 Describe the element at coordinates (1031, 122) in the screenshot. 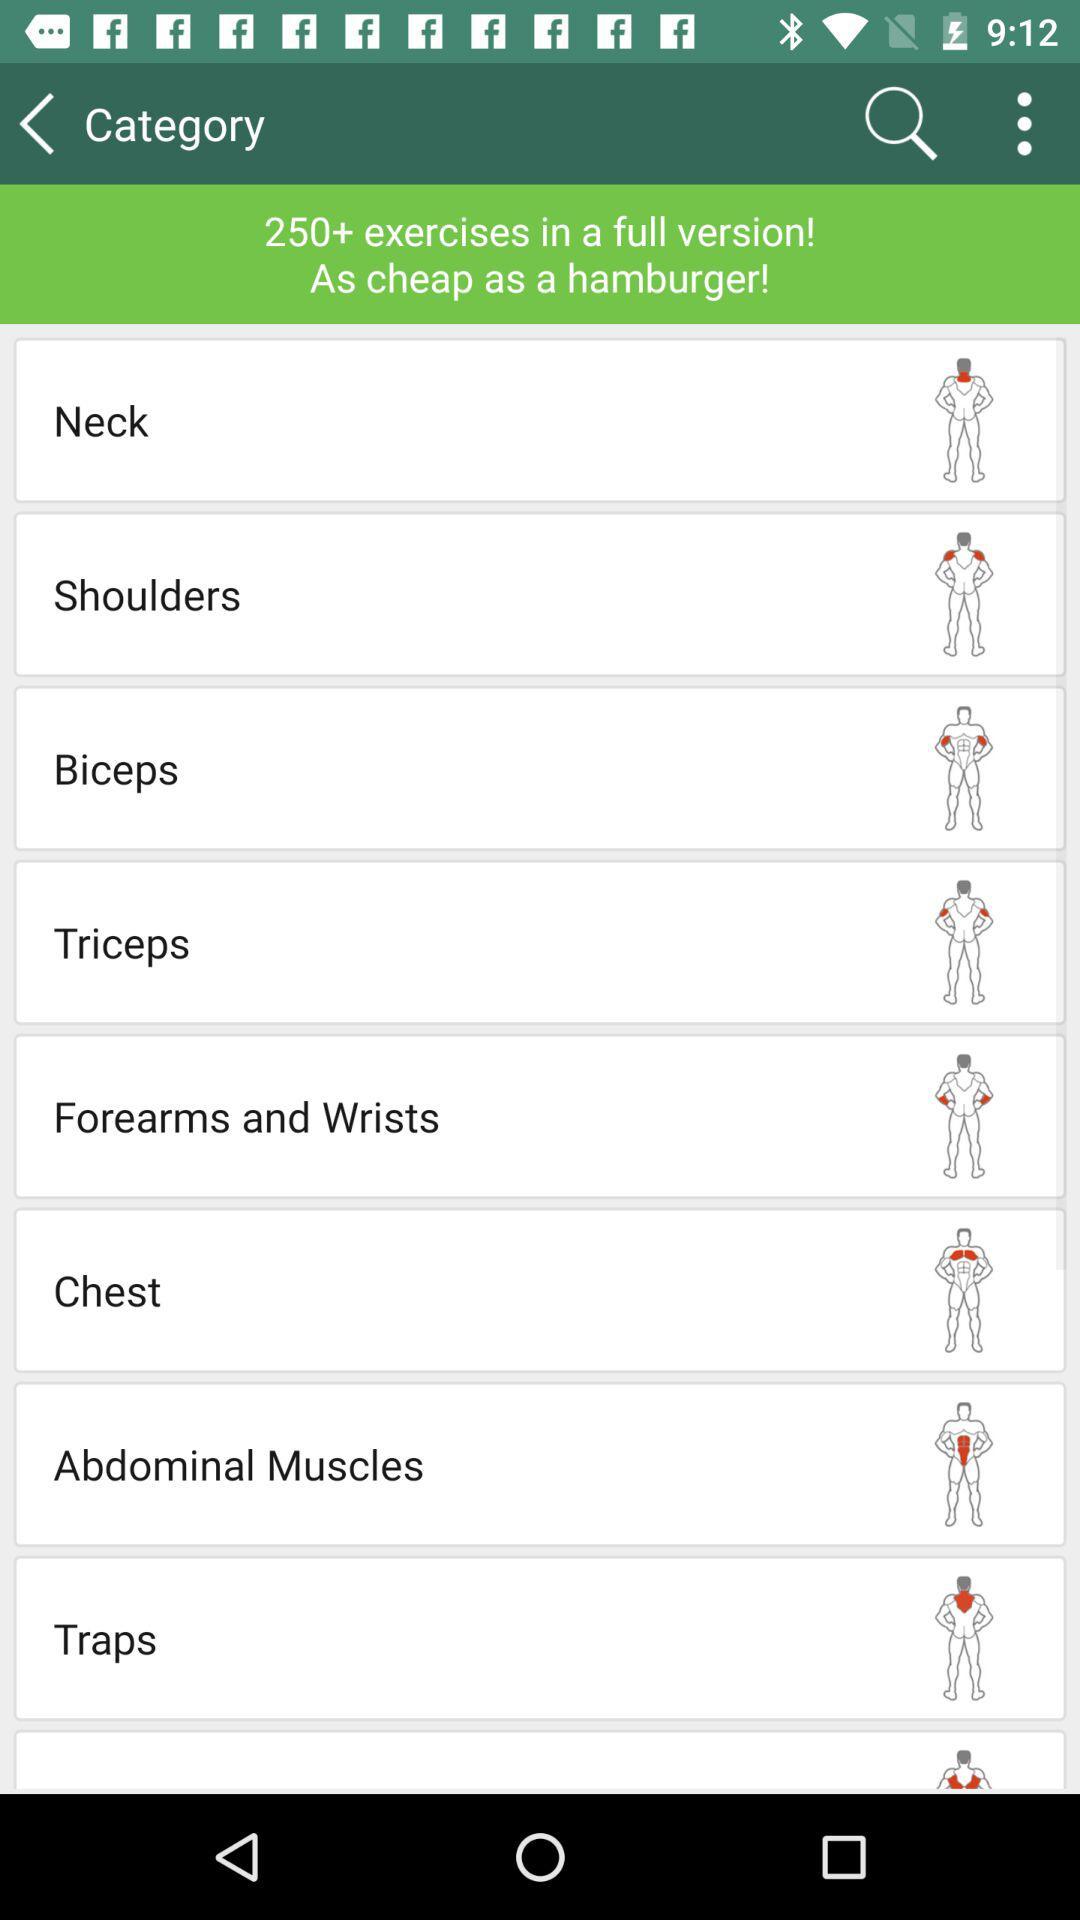

I see `the more icon` at that location.